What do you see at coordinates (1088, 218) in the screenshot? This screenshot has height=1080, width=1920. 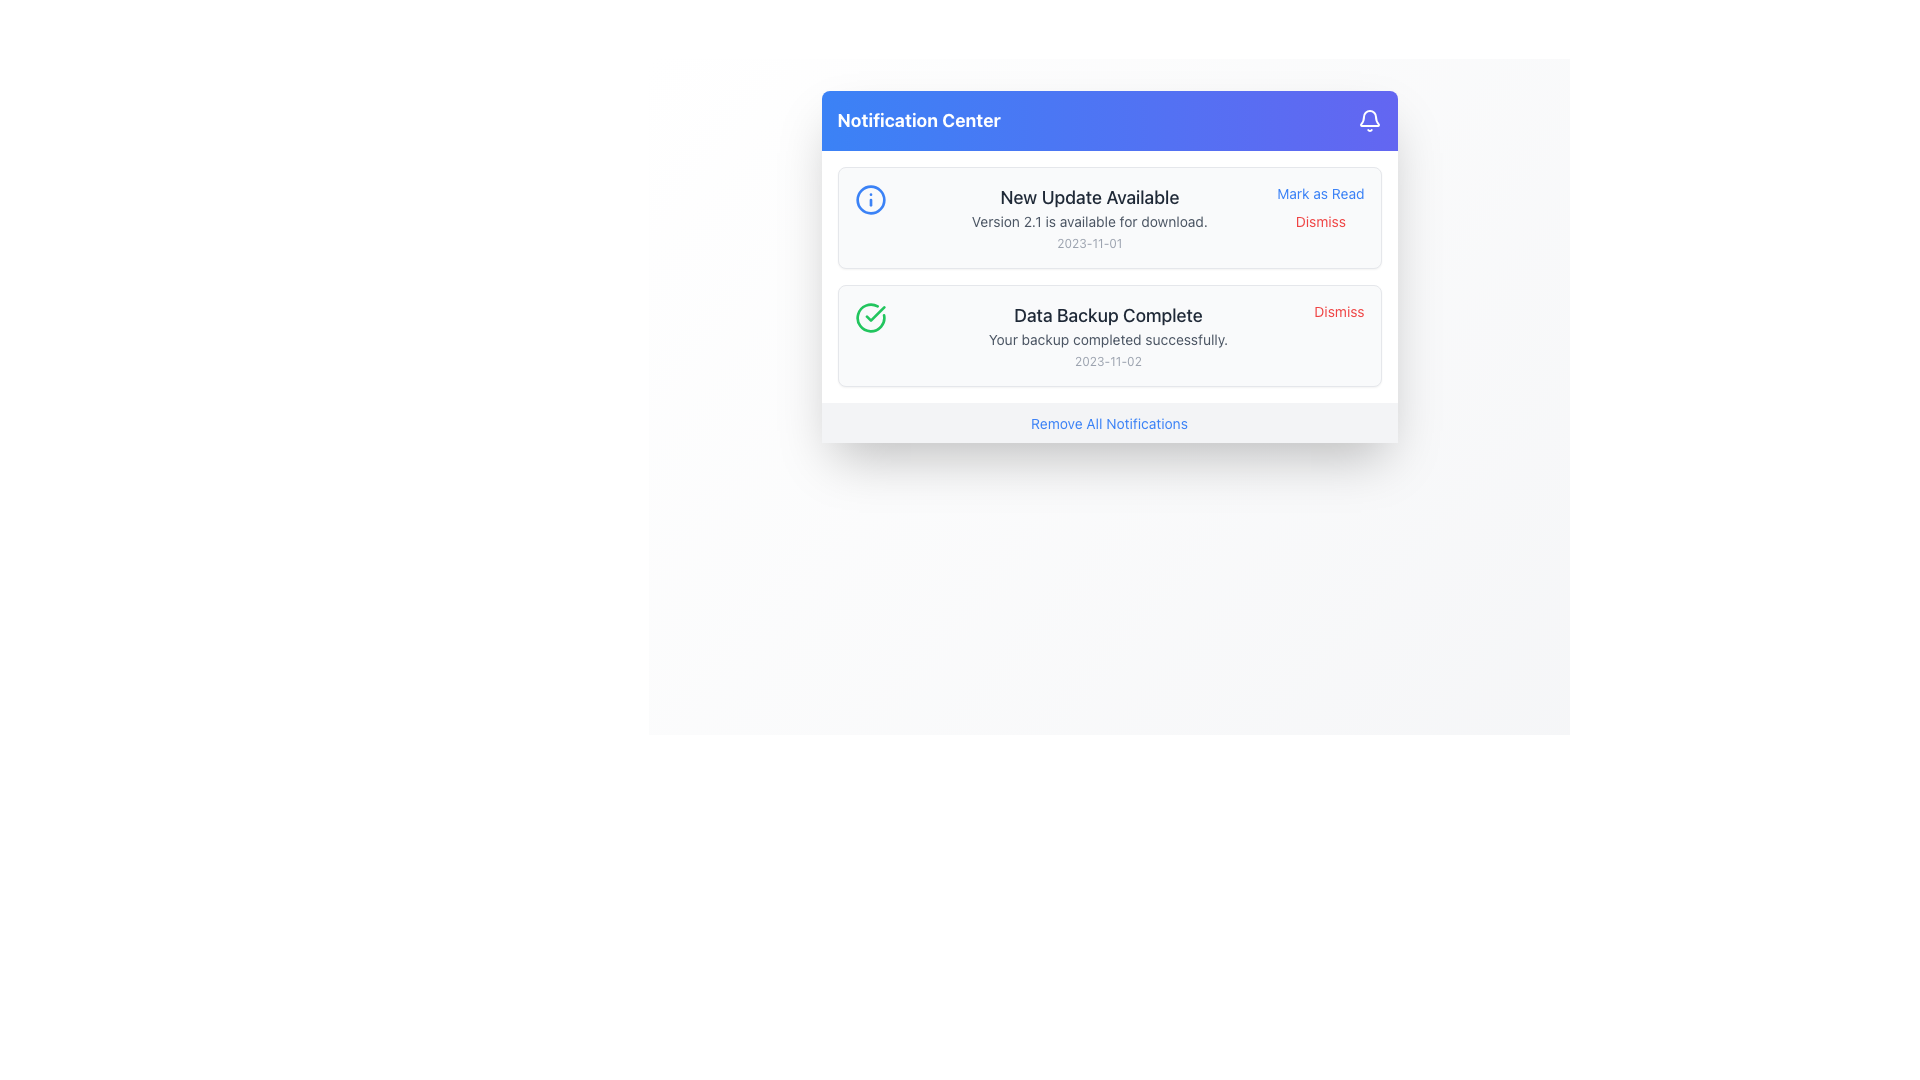 I see `the informational text block displaying 'New Update Available' in the Notification Center` at bounding box center [1088, 218].